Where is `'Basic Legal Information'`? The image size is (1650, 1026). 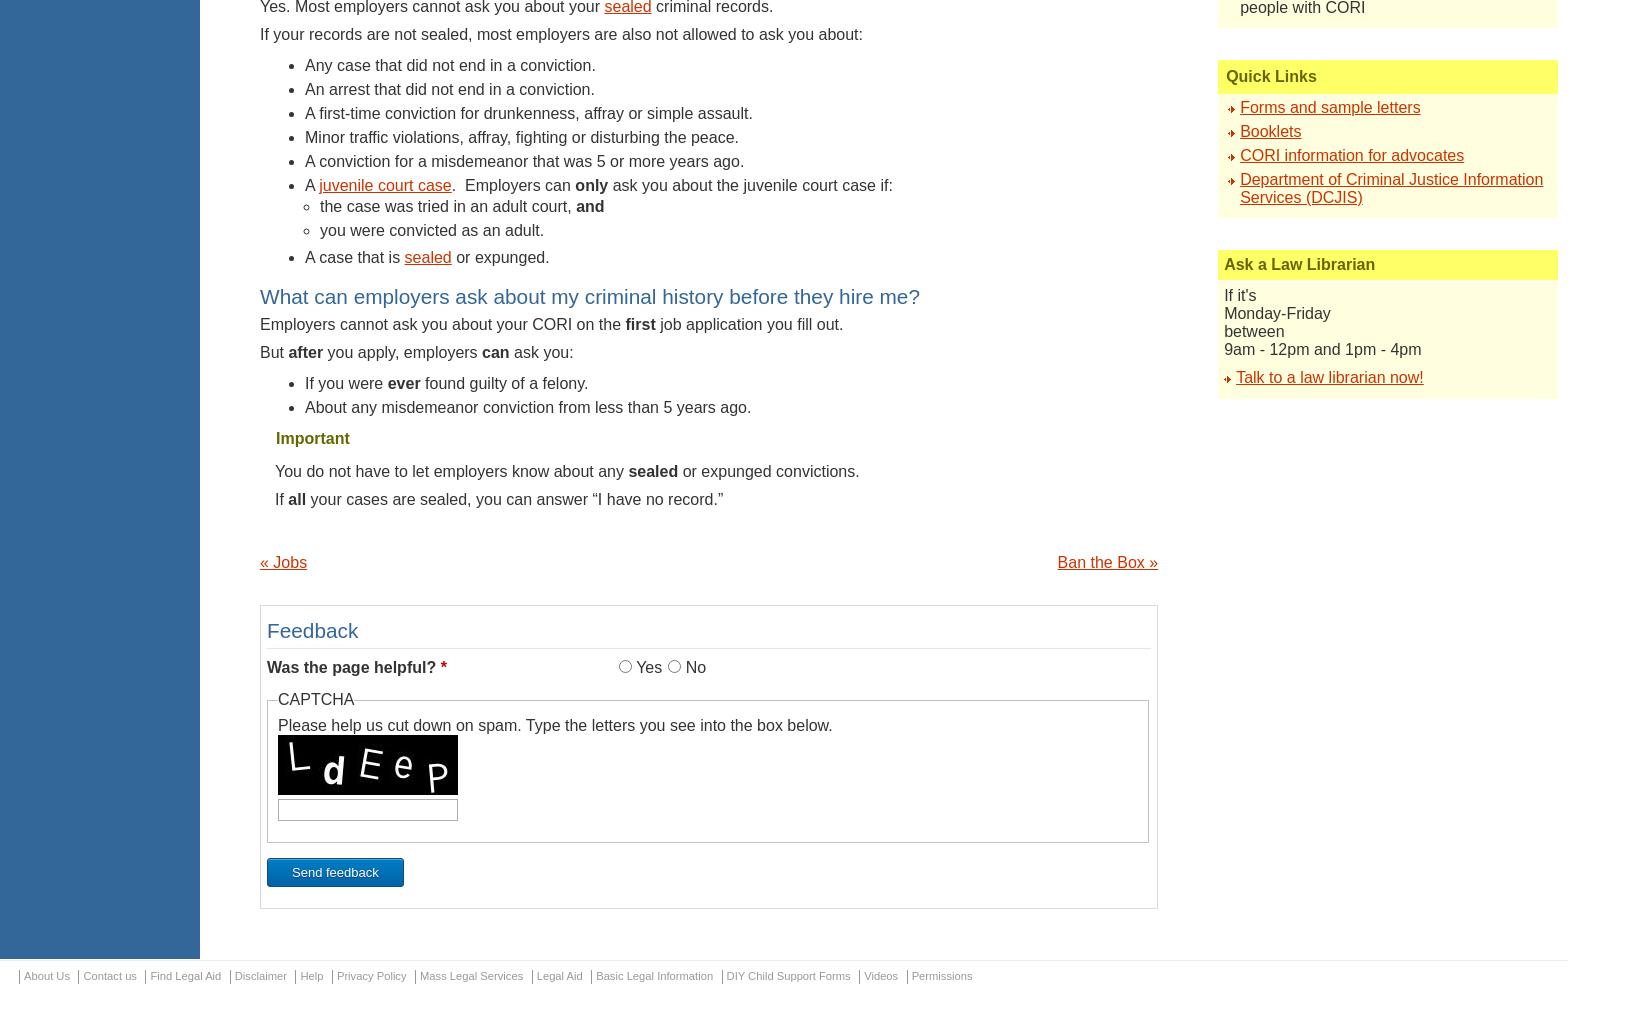 'Basic Legal Information' is located at coordinates (653, 975).